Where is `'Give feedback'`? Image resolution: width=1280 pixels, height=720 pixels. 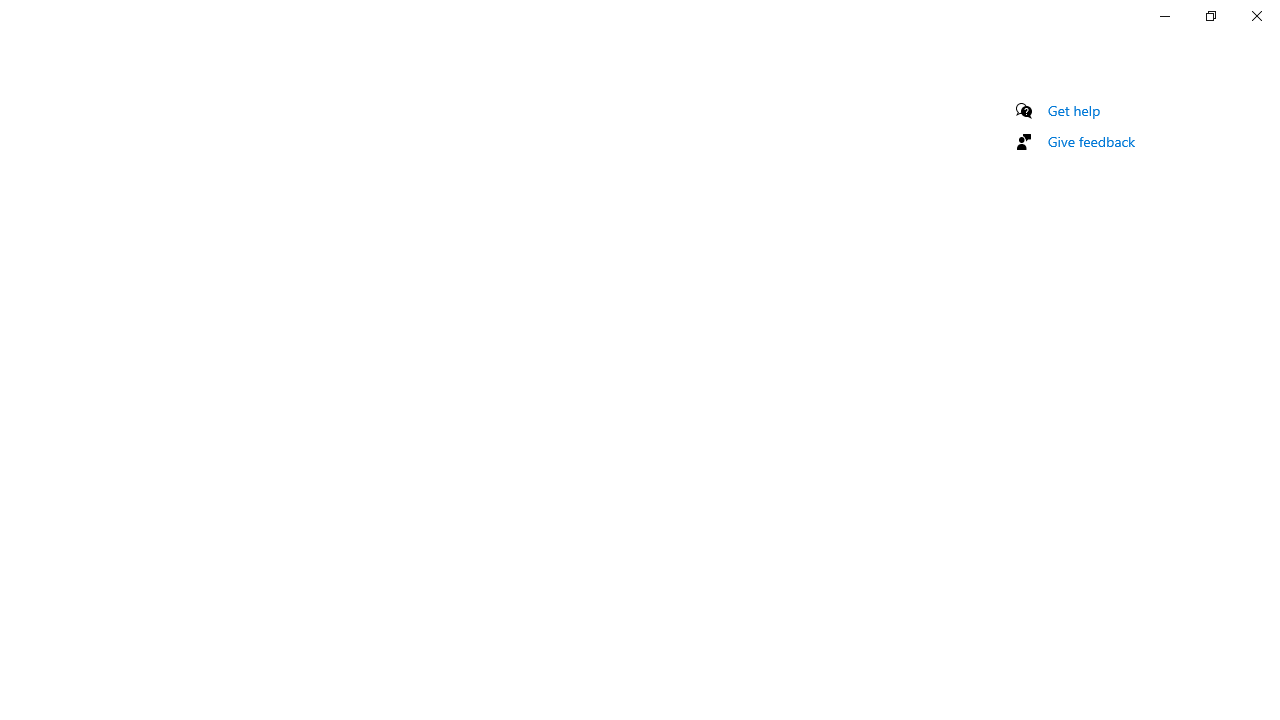 'Give feedback' is located at coordinates (1090, 140).